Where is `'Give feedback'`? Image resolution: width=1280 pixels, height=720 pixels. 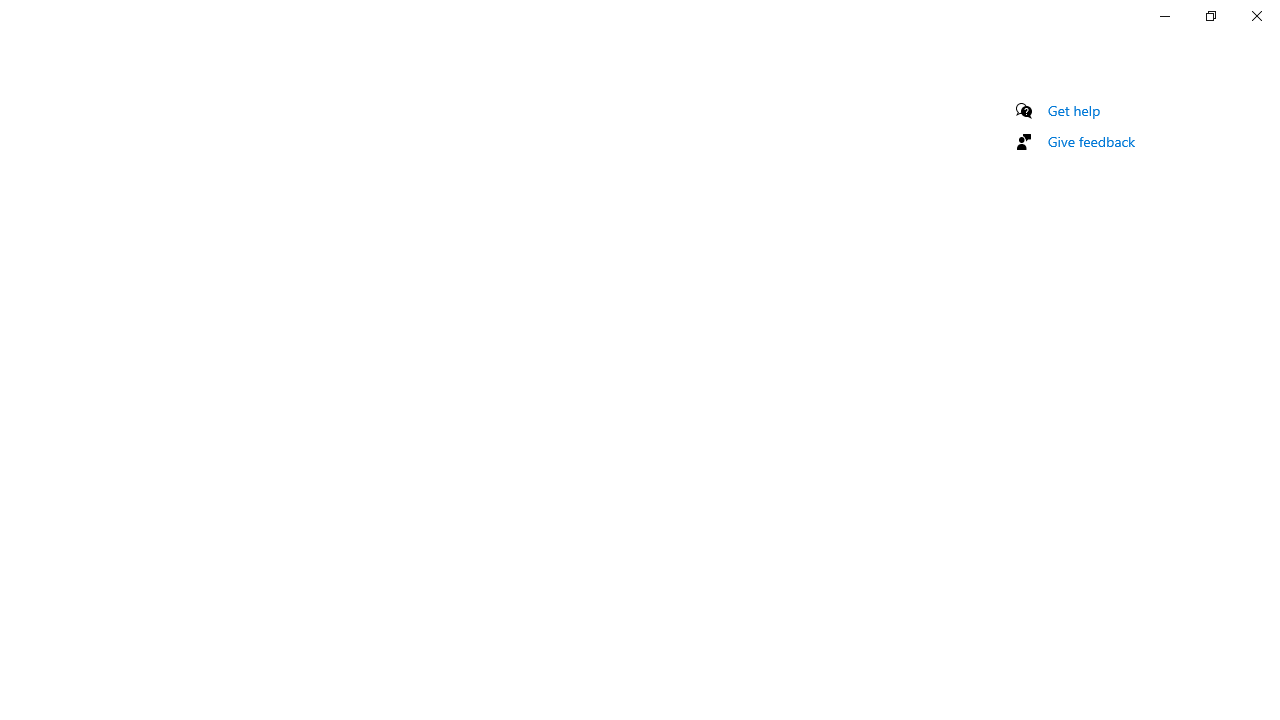 'Give feedback' is located at coordinates (1090, 140).